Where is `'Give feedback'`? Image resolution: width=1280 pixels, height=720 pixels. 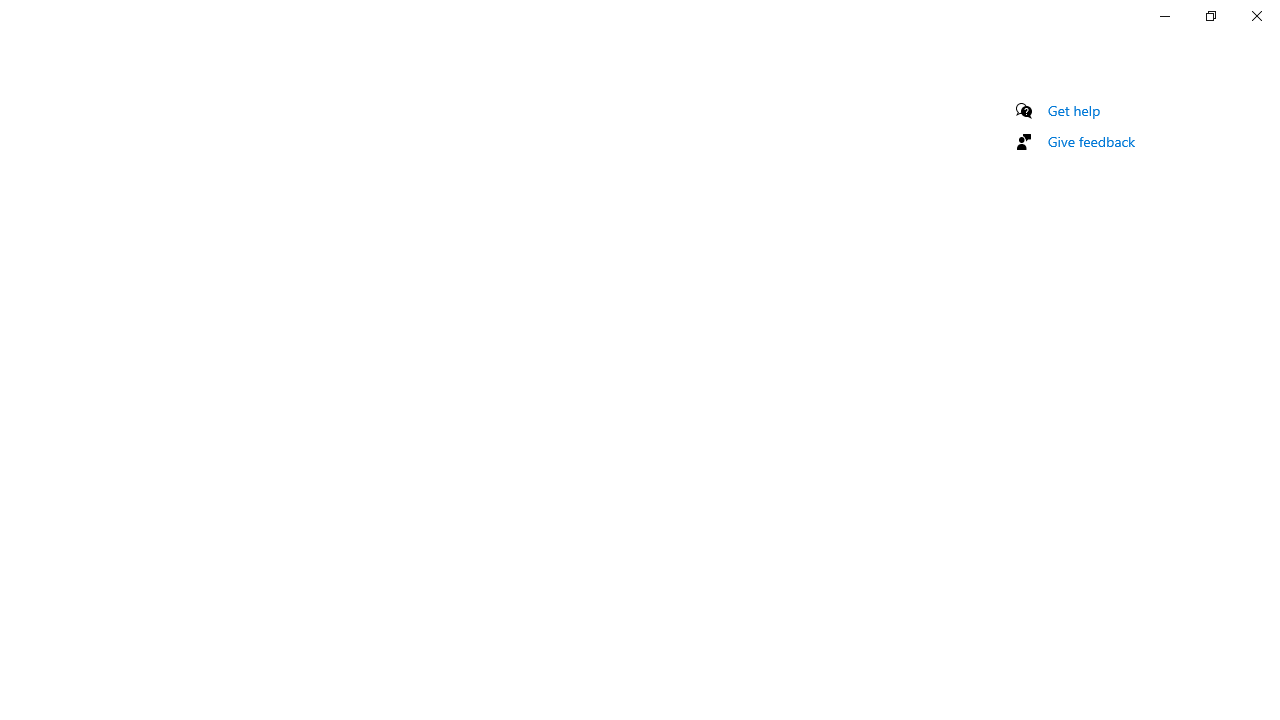 'Give feedback' is located at coordinates (1090, 140).